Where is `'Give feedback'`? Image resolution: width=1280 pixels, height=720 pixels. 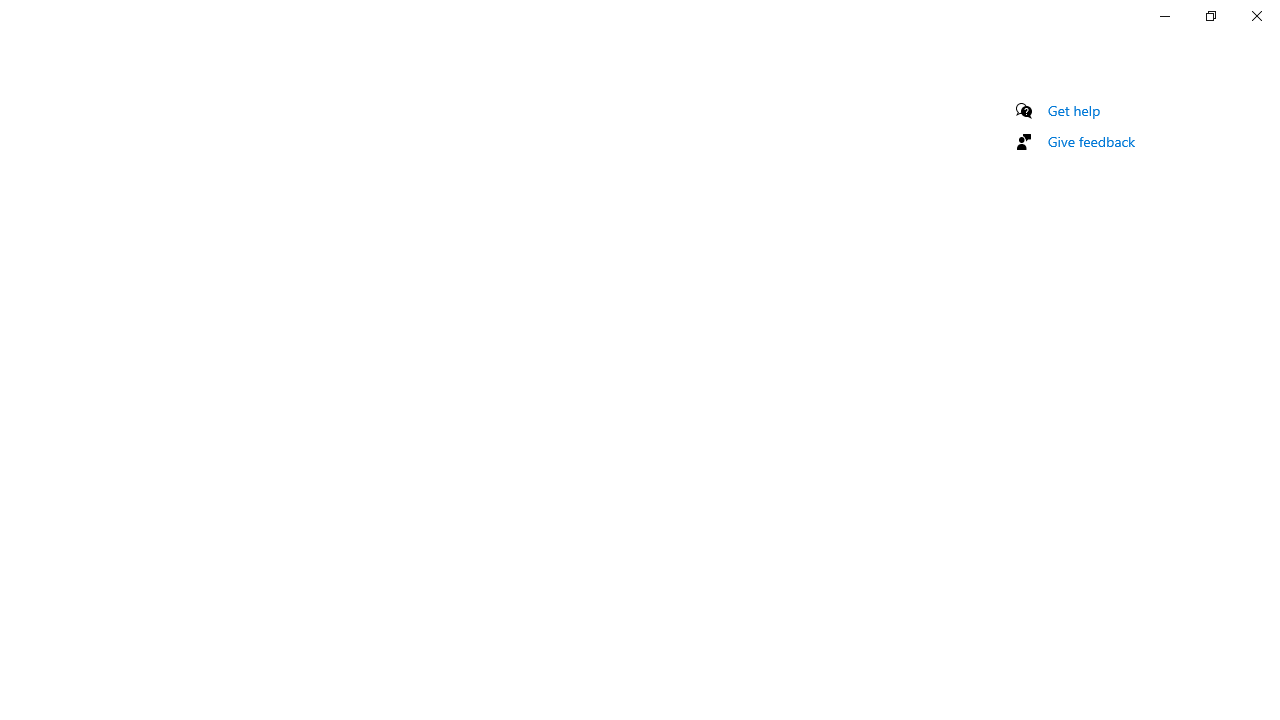 'Give feedback' is located at coordinates (1090, 140).